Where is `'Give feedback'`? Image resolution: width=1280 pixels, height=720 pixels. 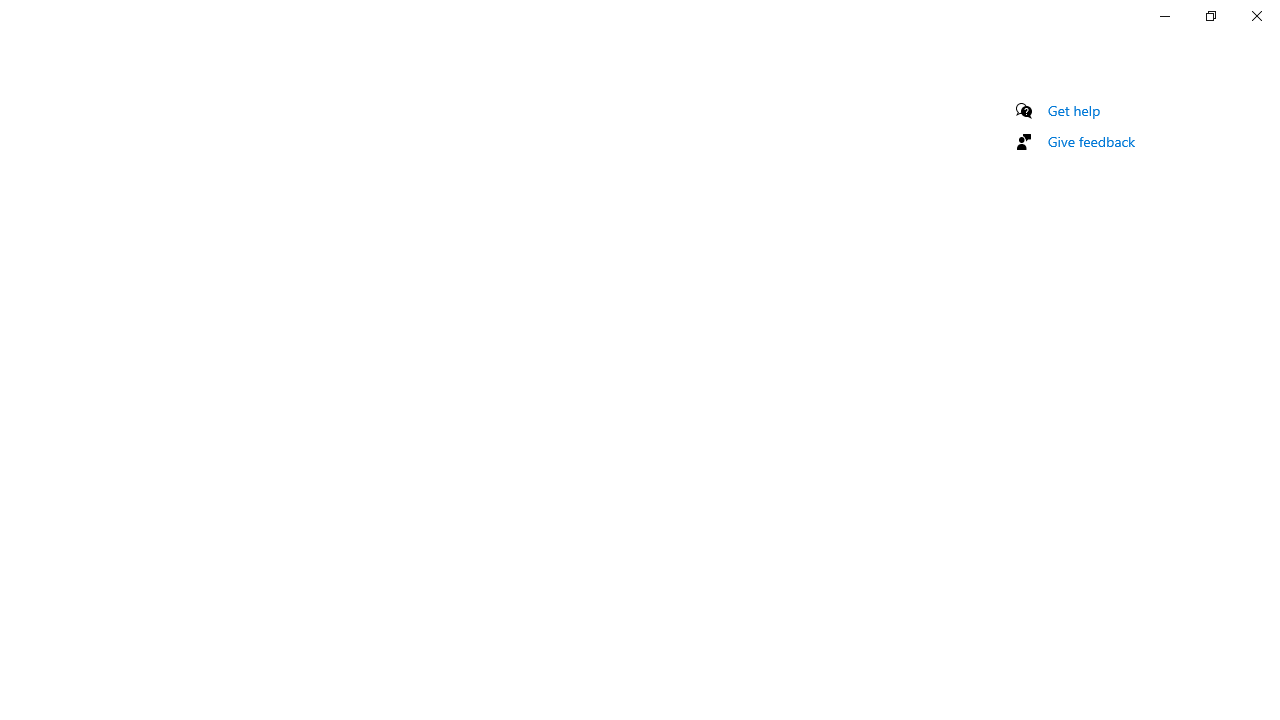 'Give feedback' is located at coordinates (1090, 140).